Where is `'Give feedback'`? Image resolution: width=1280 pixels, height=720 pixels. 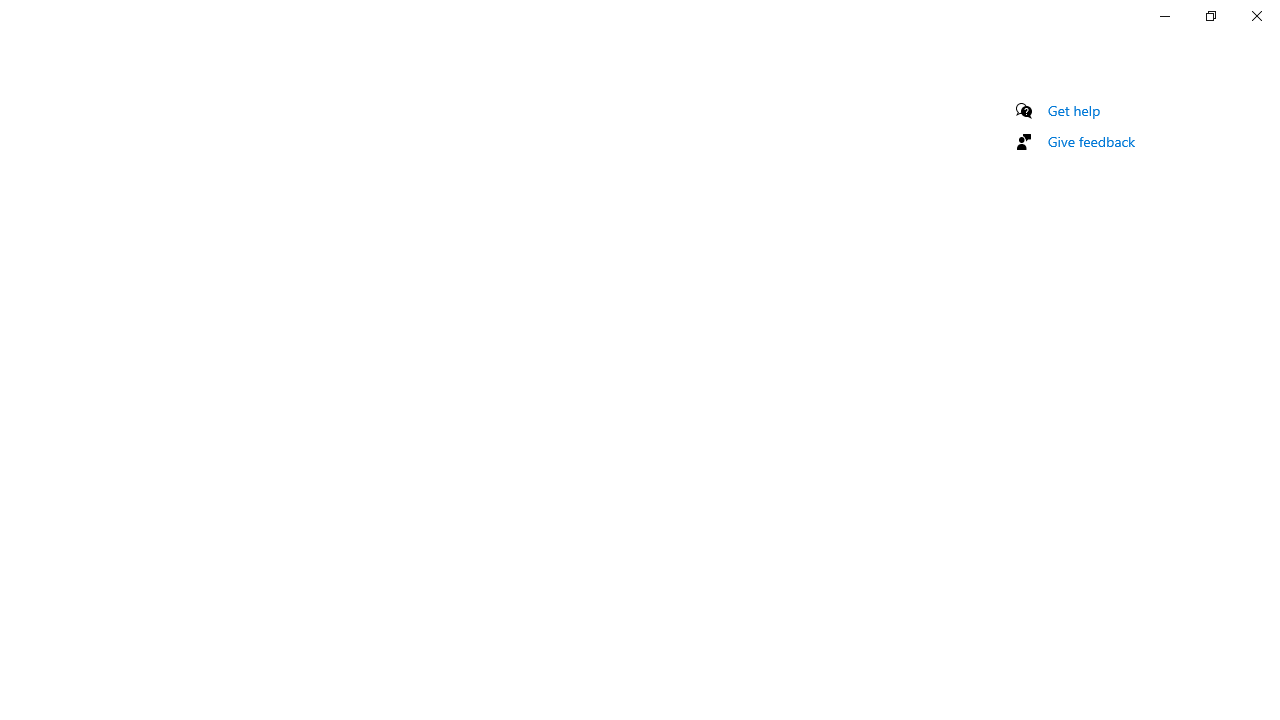 'Give feedback' is located at coordinates (1090, 140).